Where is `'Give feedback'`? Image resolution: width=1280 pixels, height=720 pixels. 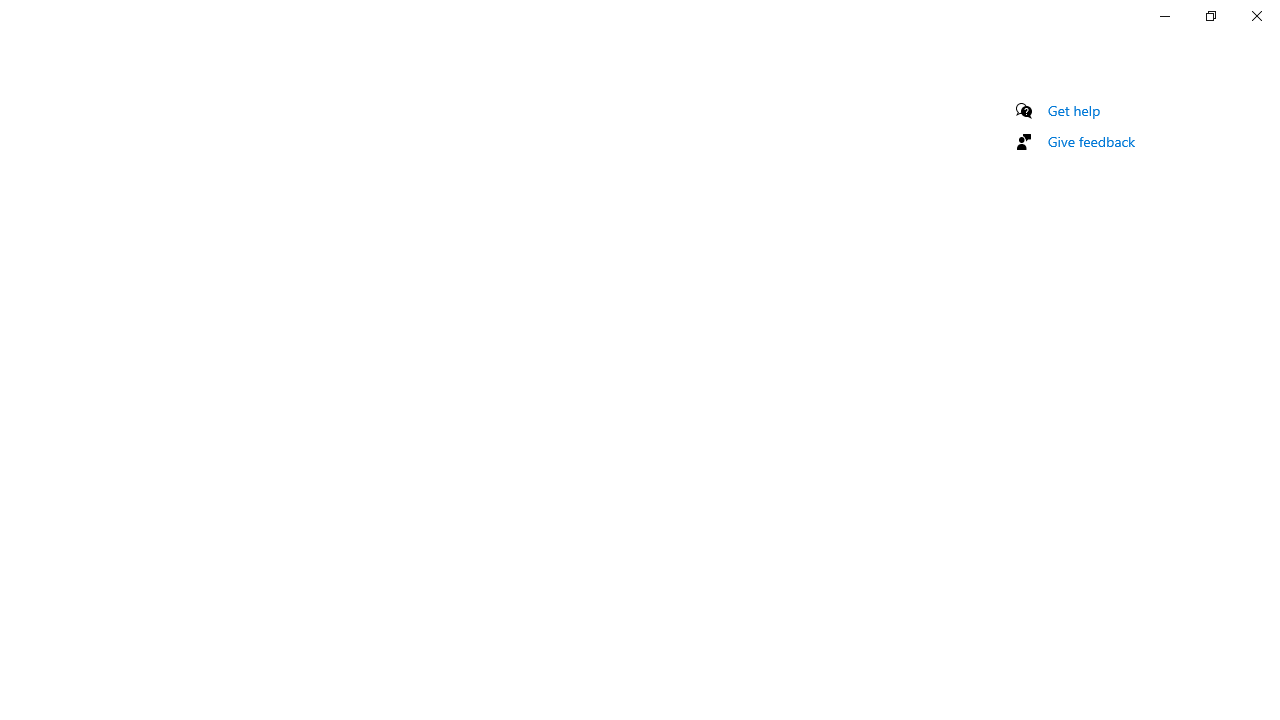 'Give feedback' is located at coordinates (1090, 140).